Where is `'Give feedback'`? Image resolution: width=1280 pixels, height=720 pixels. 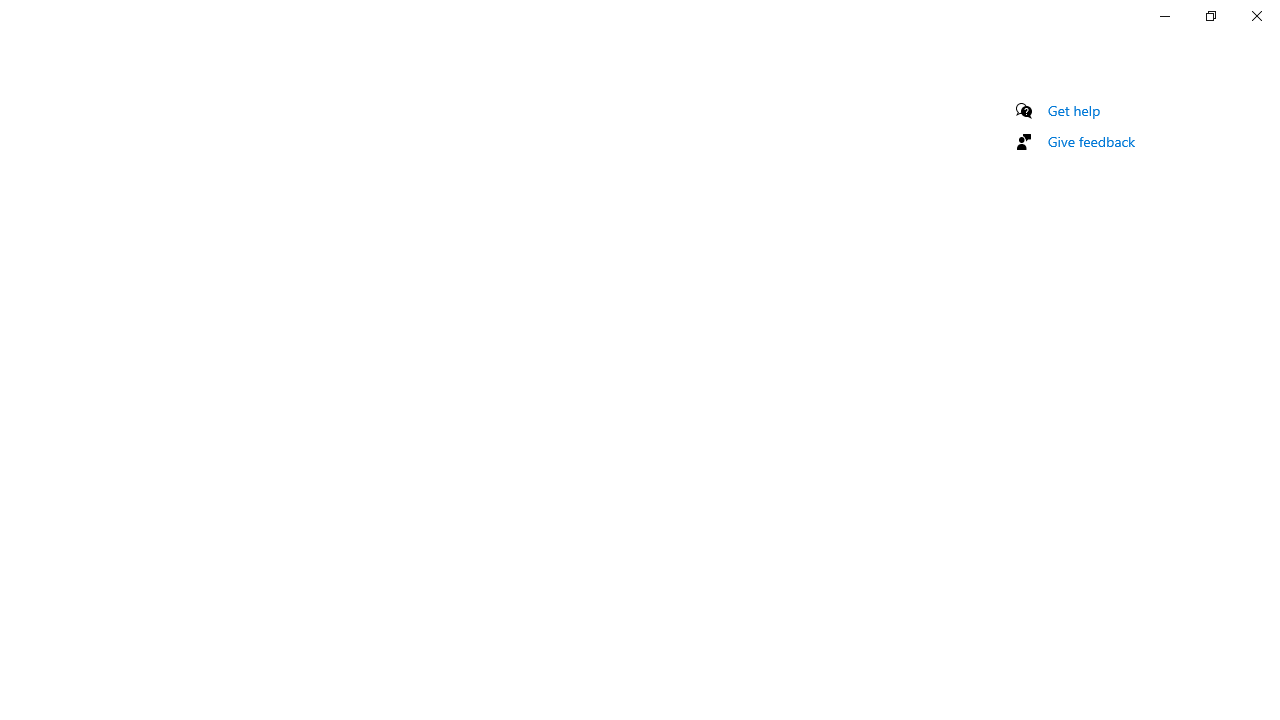 'Give feedback' is located at coordinates (1090, 140).